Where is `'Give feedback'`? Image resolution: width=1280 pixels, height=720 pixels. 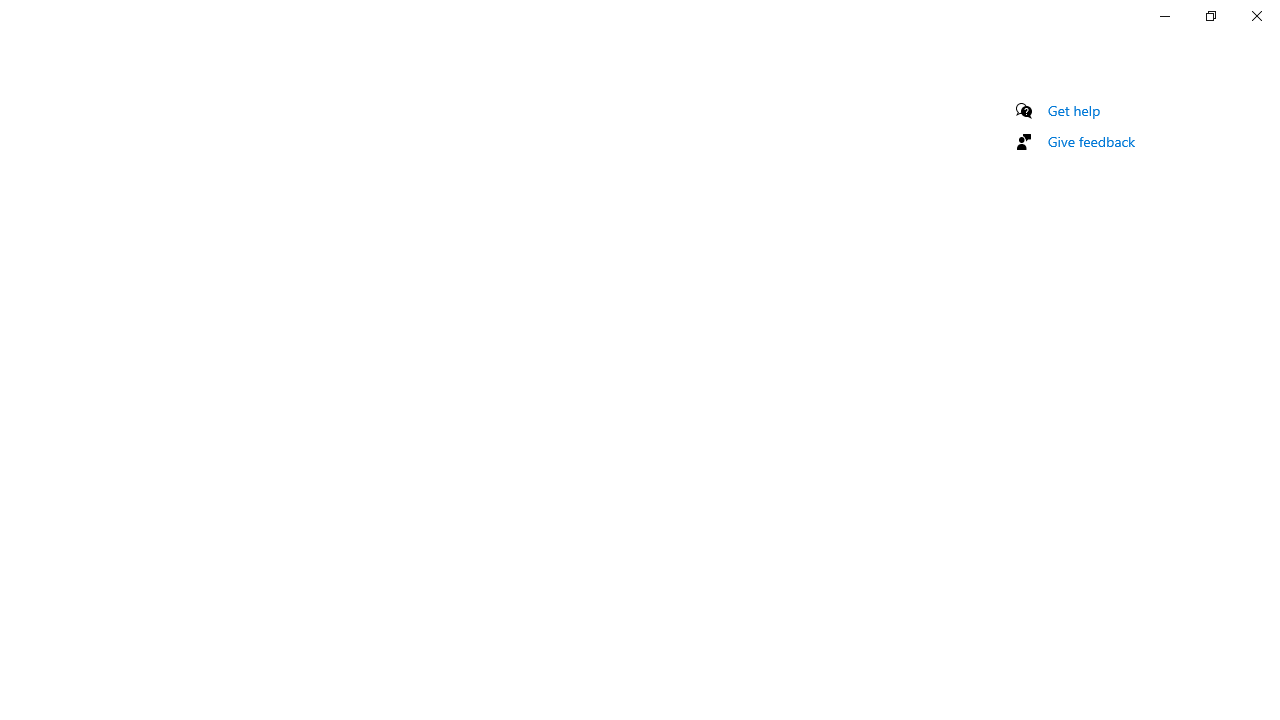 'Give feedback' is located at coordinates (1090, 140).